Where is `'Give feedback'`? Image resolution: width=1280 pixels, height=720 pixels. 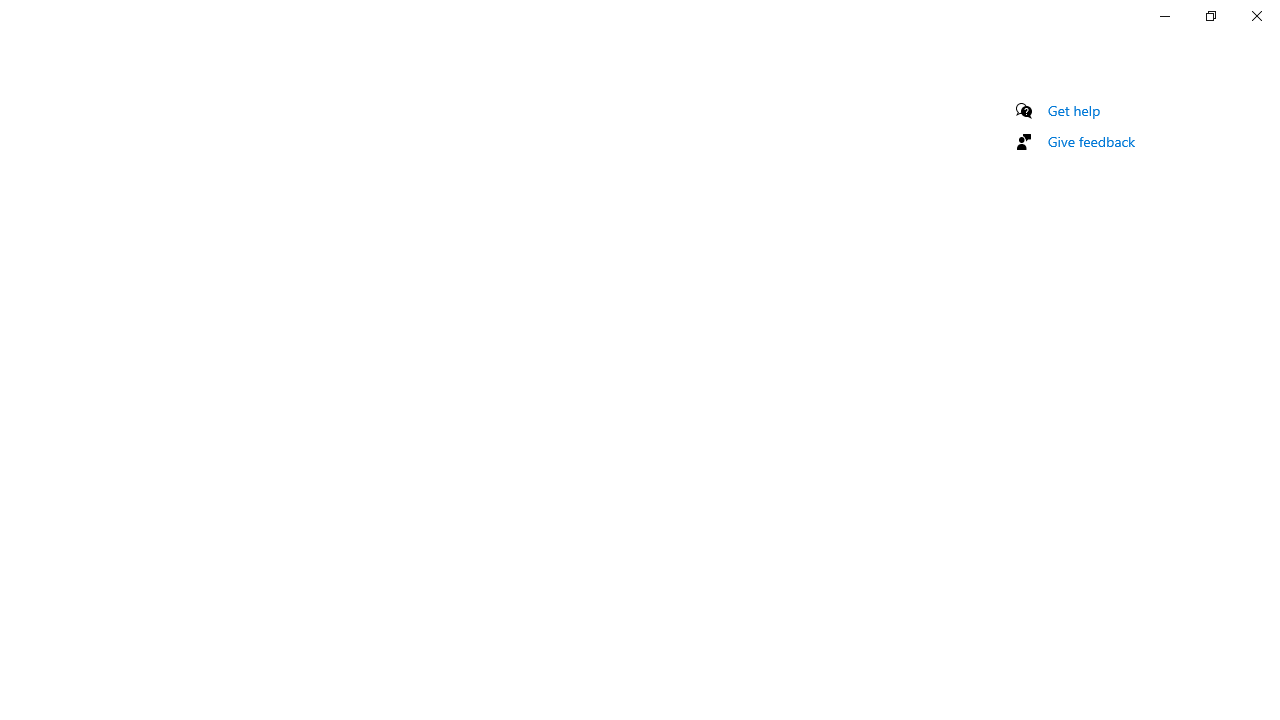 'Give feedback' is located at coordinates (1090, 140).